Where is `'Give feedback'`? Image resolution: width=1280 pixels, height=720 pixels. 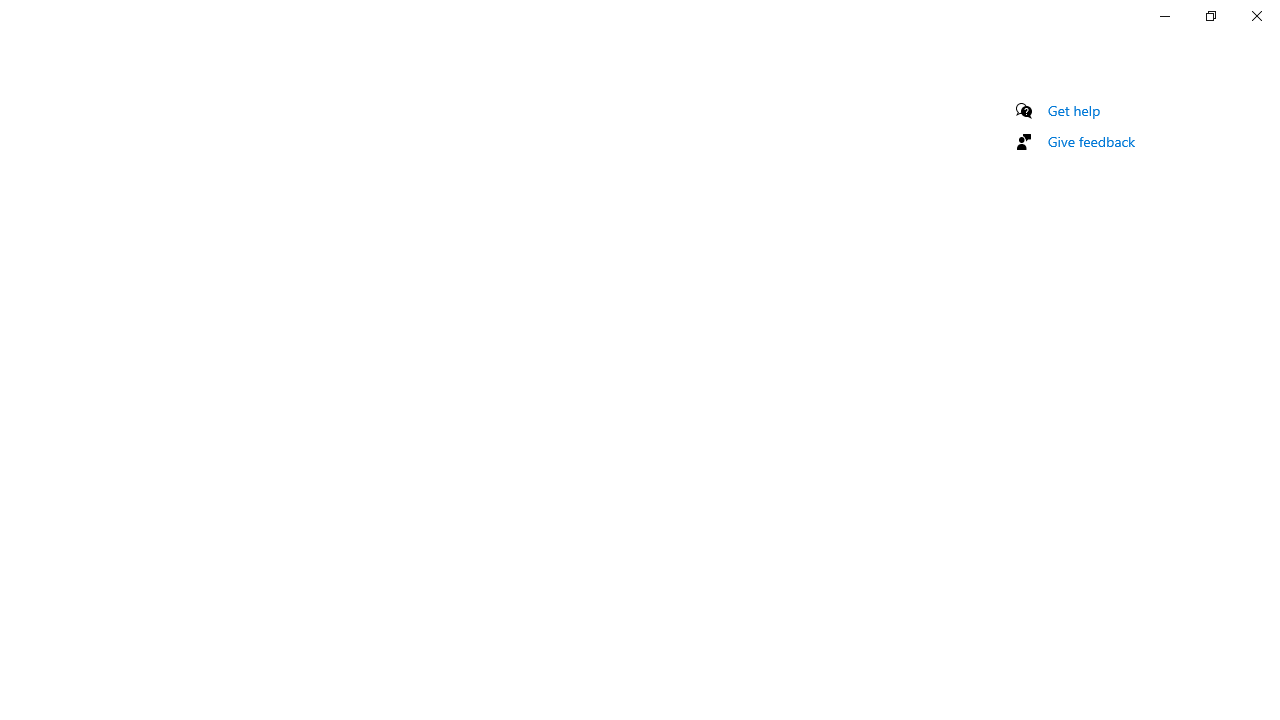 'Give feedback' is located at coordinates (1090, 140).